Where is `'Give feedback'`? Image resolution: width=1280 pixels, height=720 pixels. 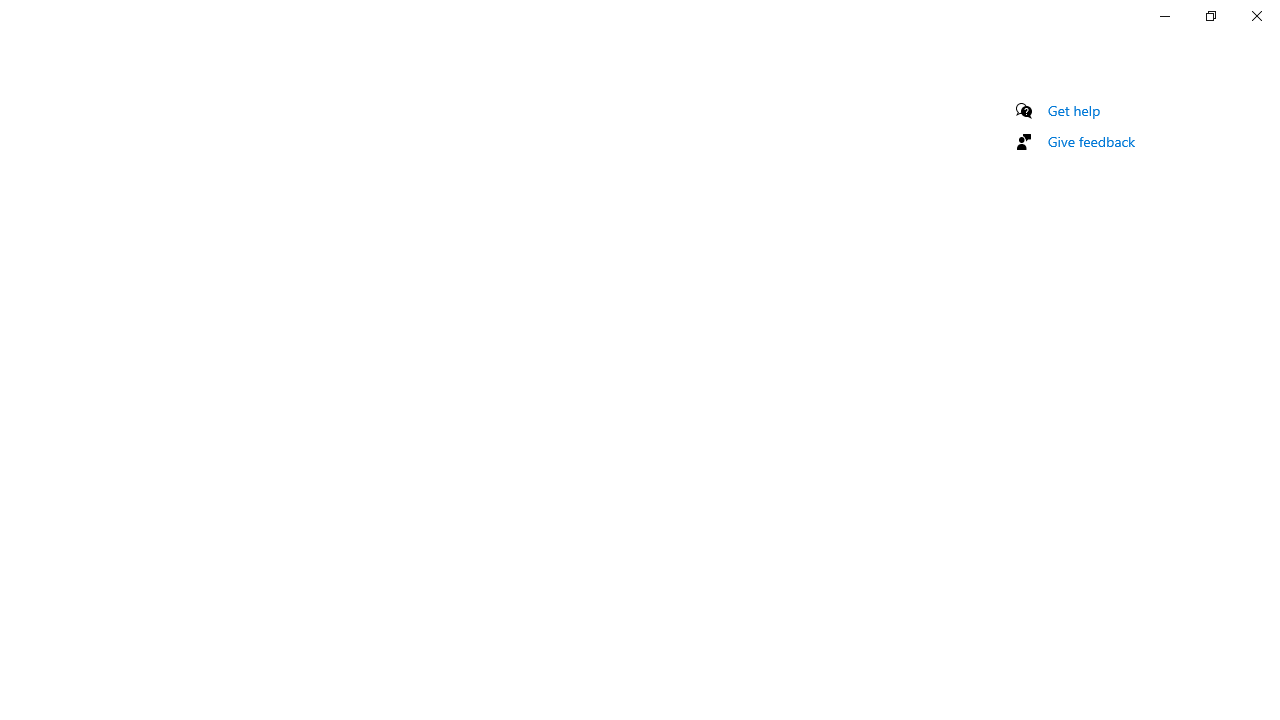 'Give feedback' is located at coordinates (1090, 140).